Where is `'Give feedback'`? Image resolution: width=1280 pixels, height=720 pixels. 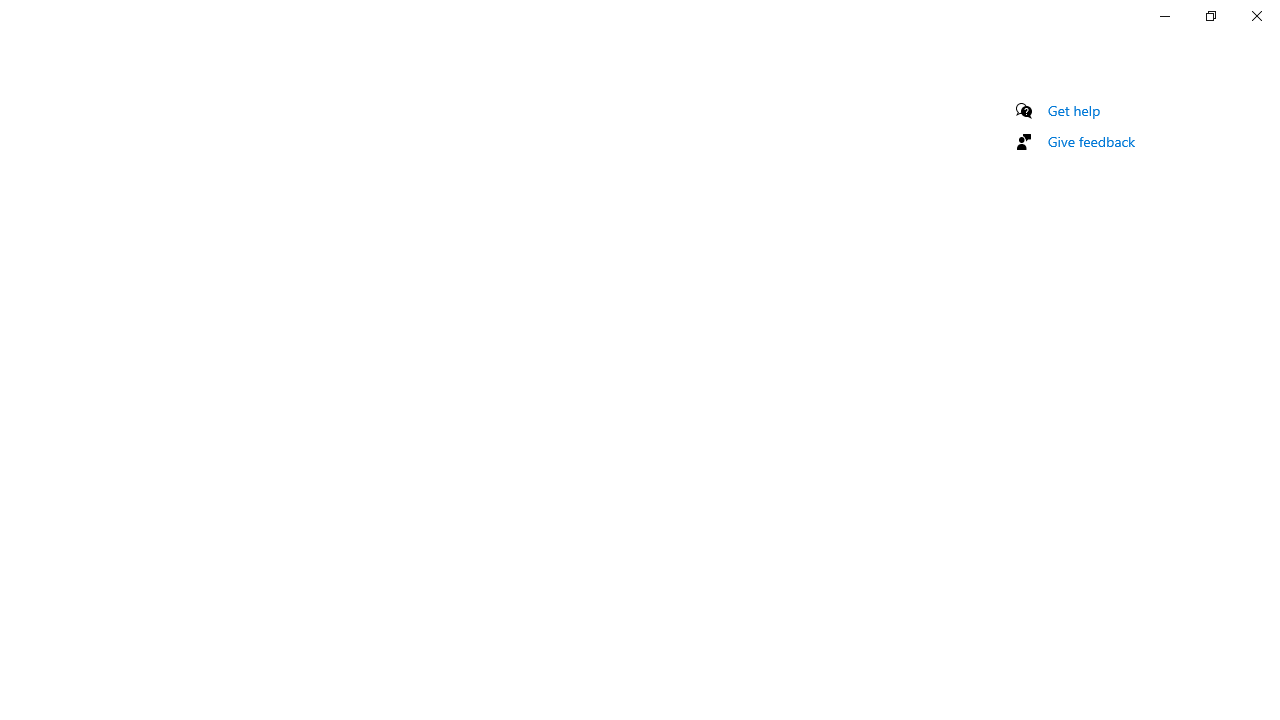 'Give feedback' is located at coordinates (1090, 140).